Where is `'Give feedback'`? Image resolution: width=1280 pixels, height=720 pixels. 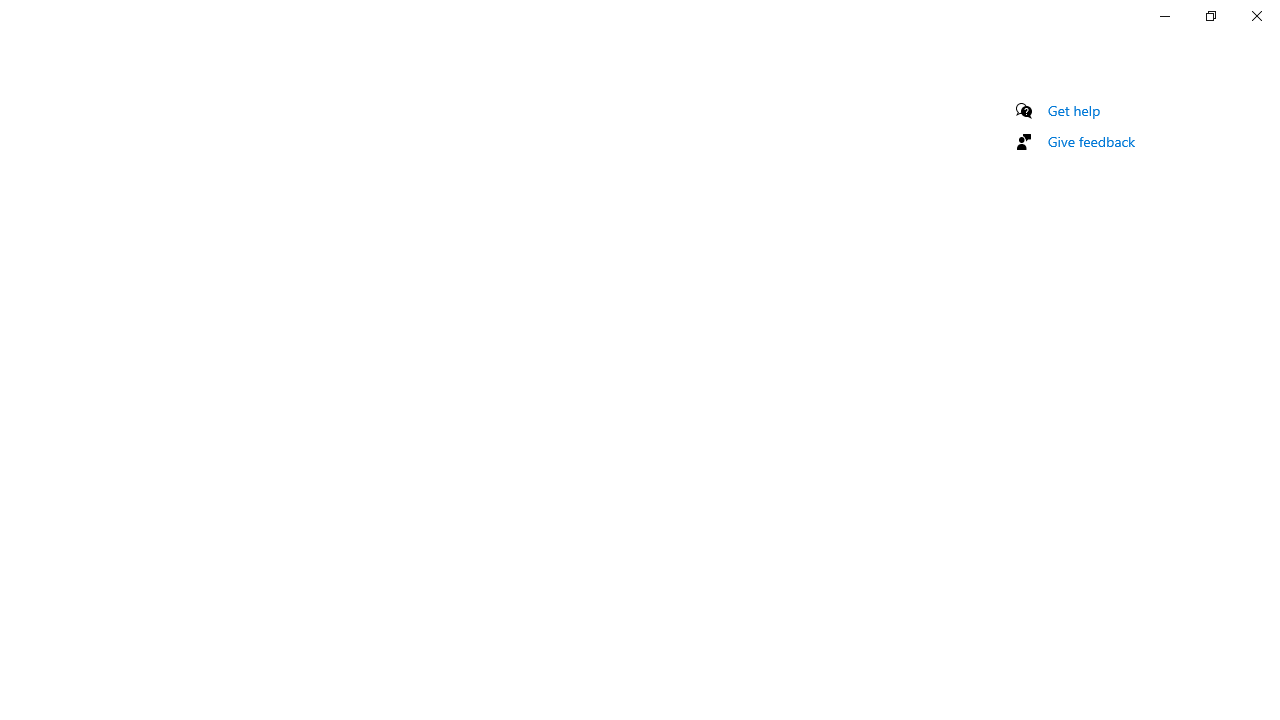 'Give feedback' is located at coordinates (1090, 140).